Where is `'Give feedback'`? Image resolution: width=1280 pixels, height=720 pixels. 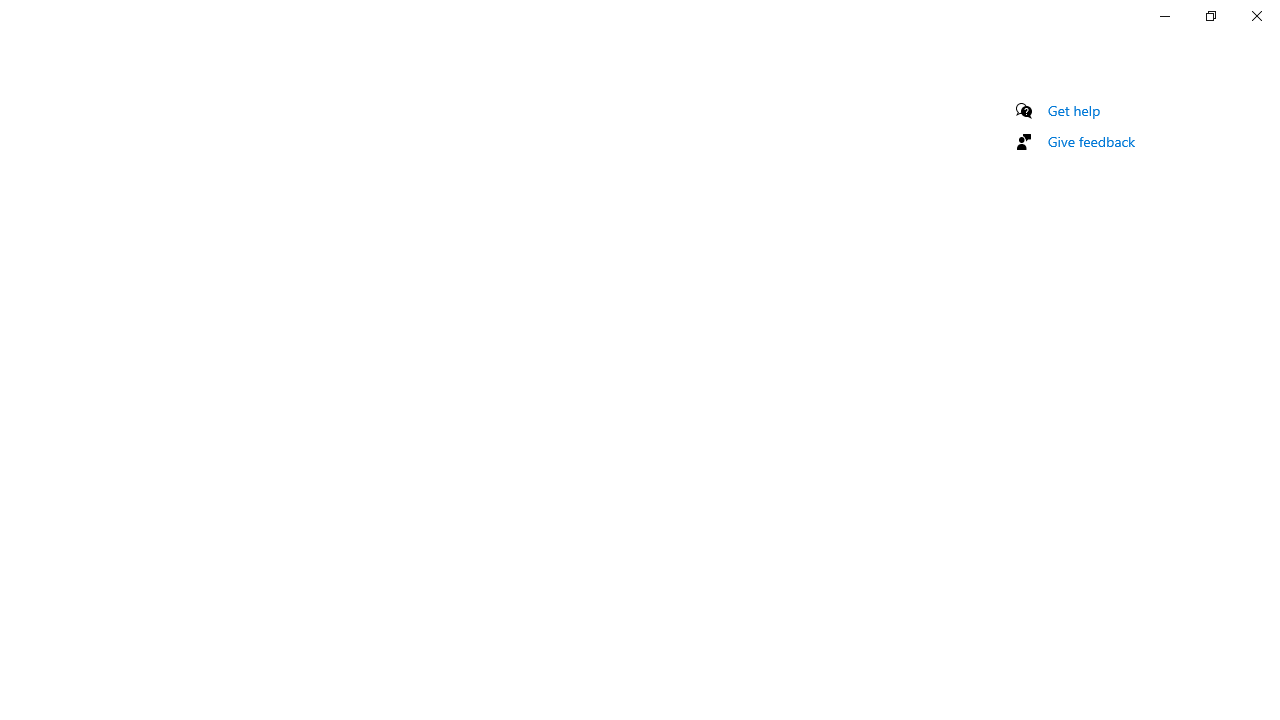 'Give feedback' is located at coordinates (1090, 140).